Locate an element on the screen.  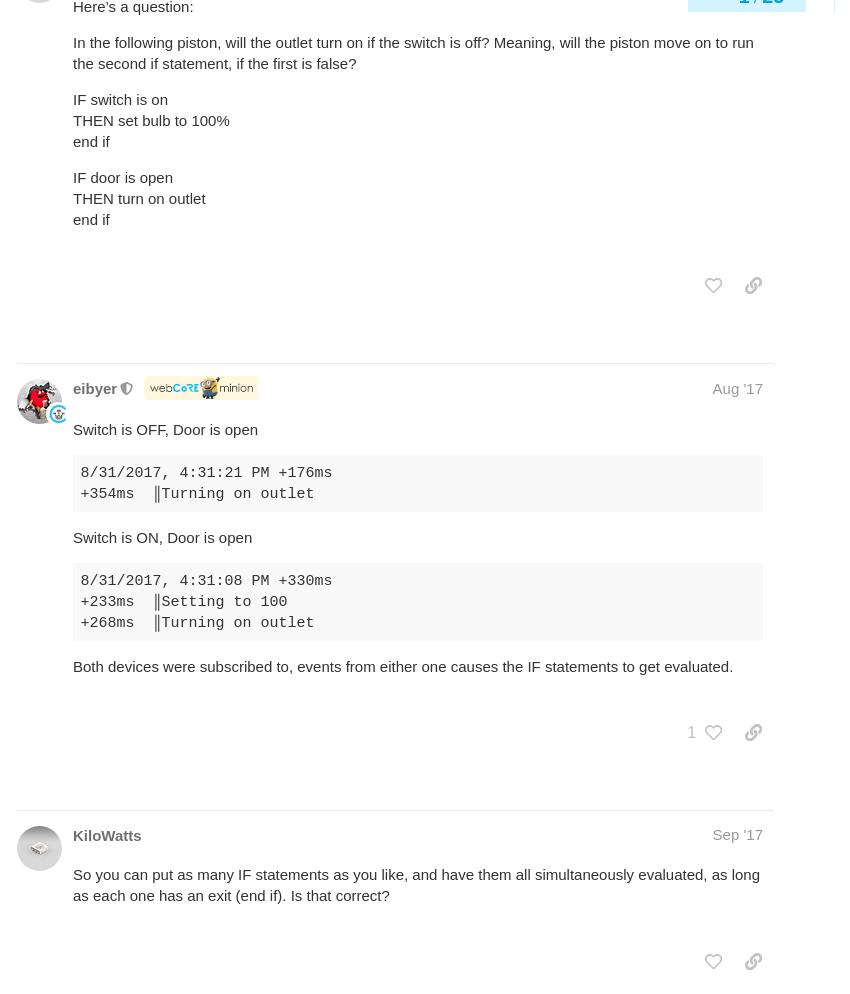
'Both devices were subscribed to, events from either one causes the IF statements to get evaluated.' is located at coordinates (73, 666).